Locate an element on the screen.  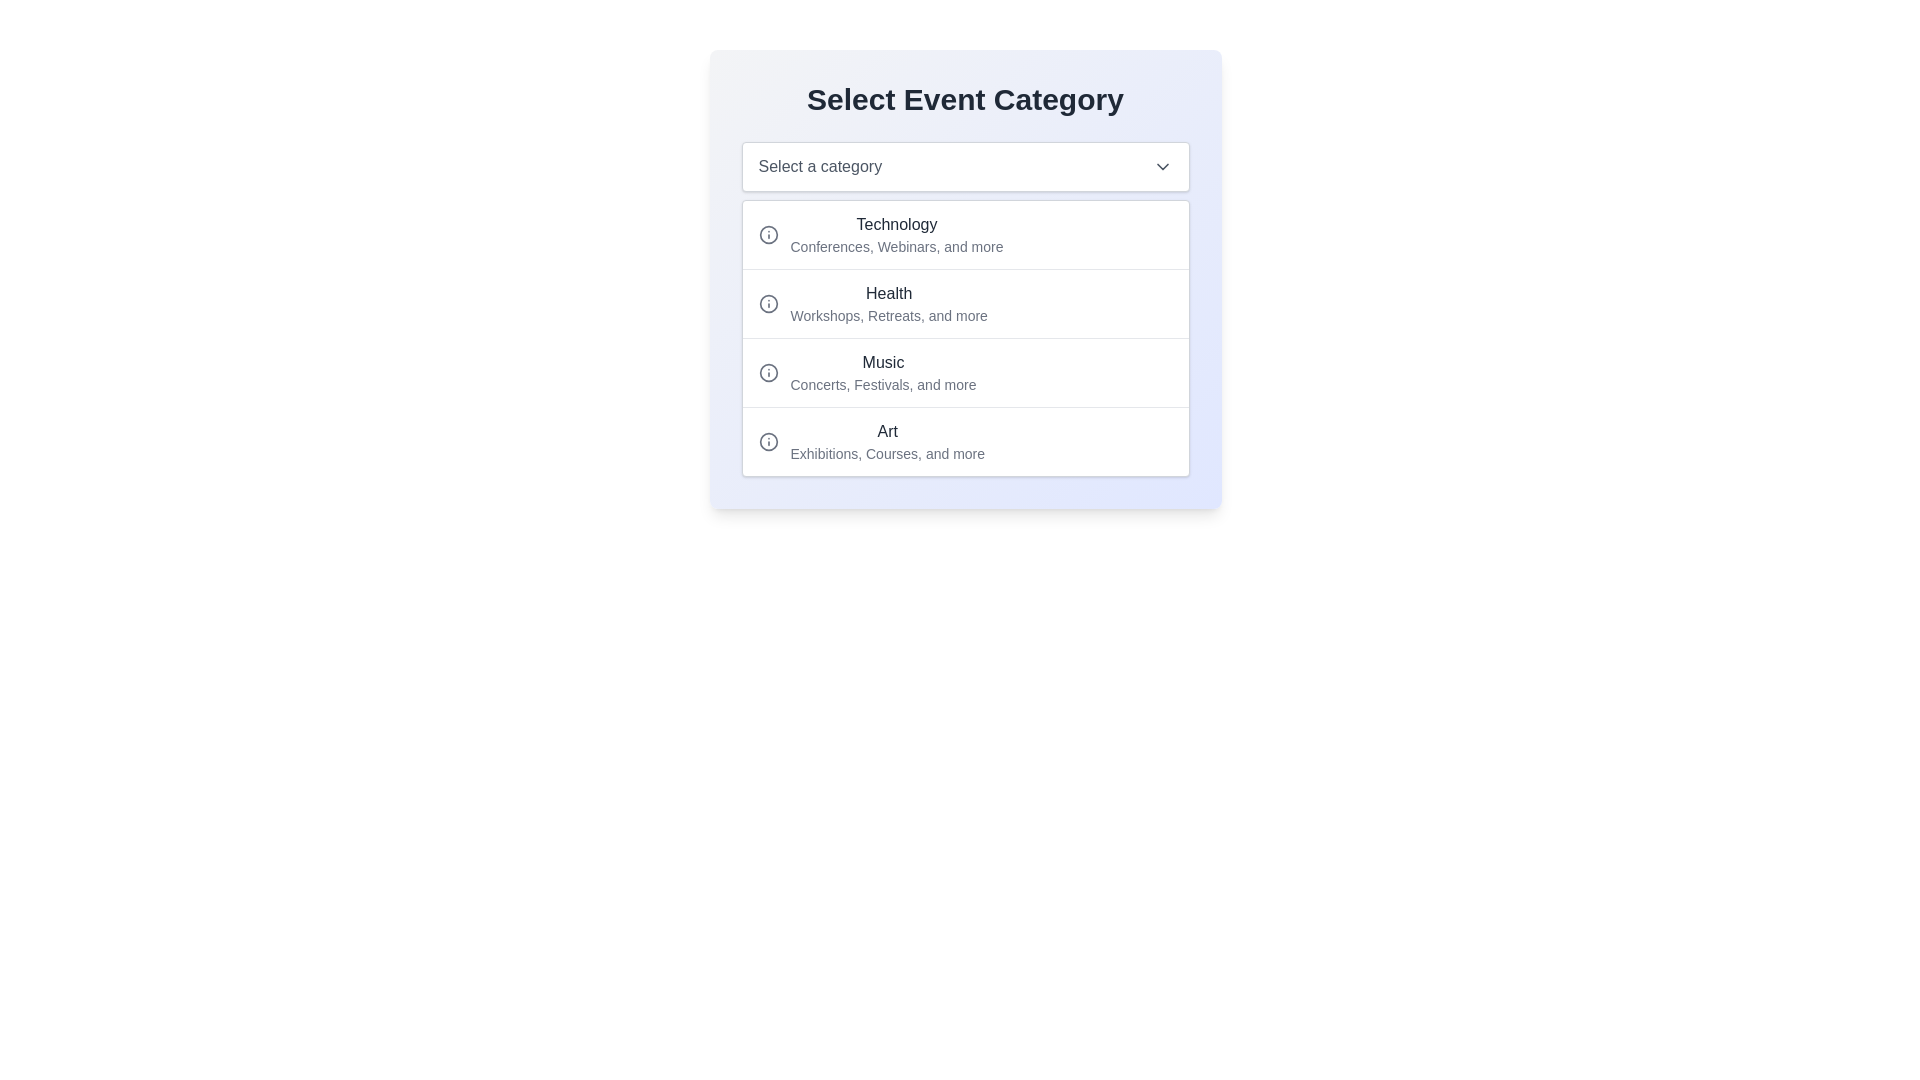
the circular gray icon located to the left of the 'Art' text in the fourth entry of the event categories list under 'Select Event Category' is located at coordinates (767, 441).